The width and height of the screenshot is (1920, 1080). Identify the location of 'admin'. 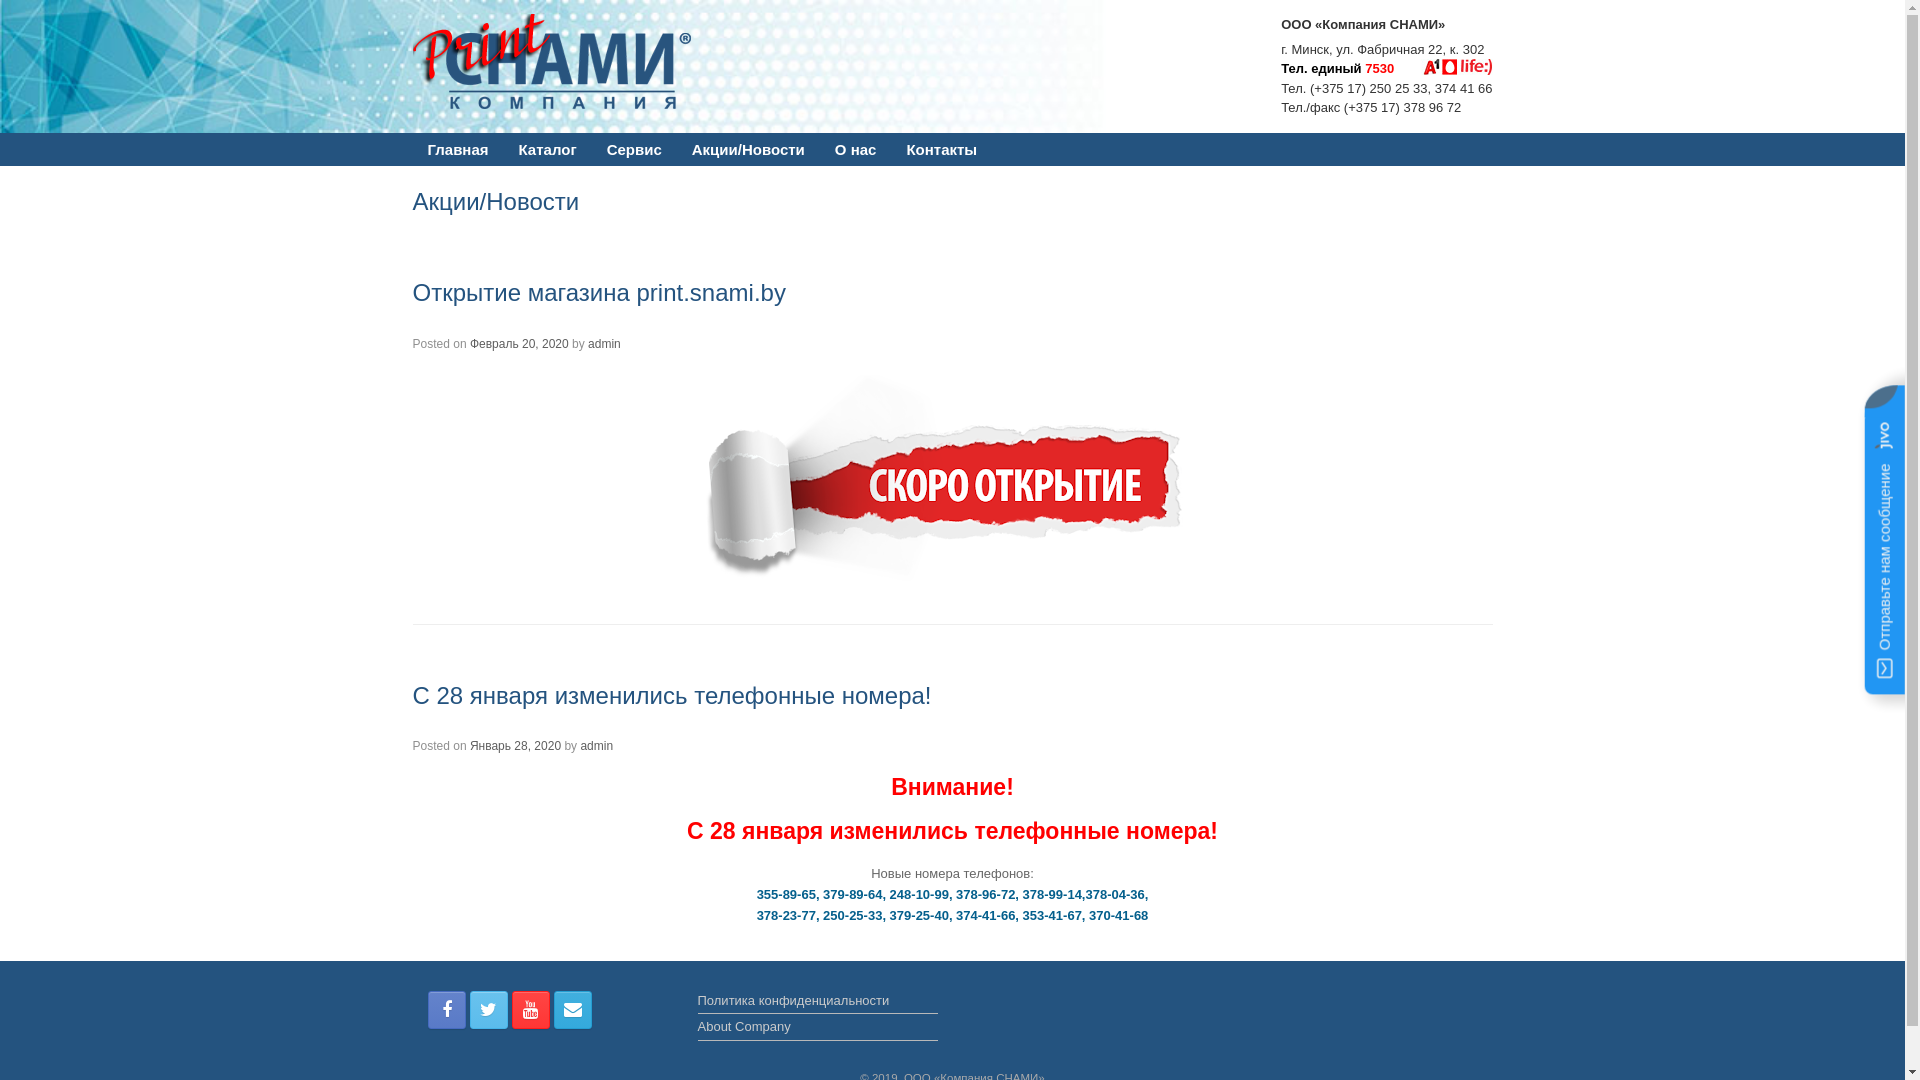
(595, 745).